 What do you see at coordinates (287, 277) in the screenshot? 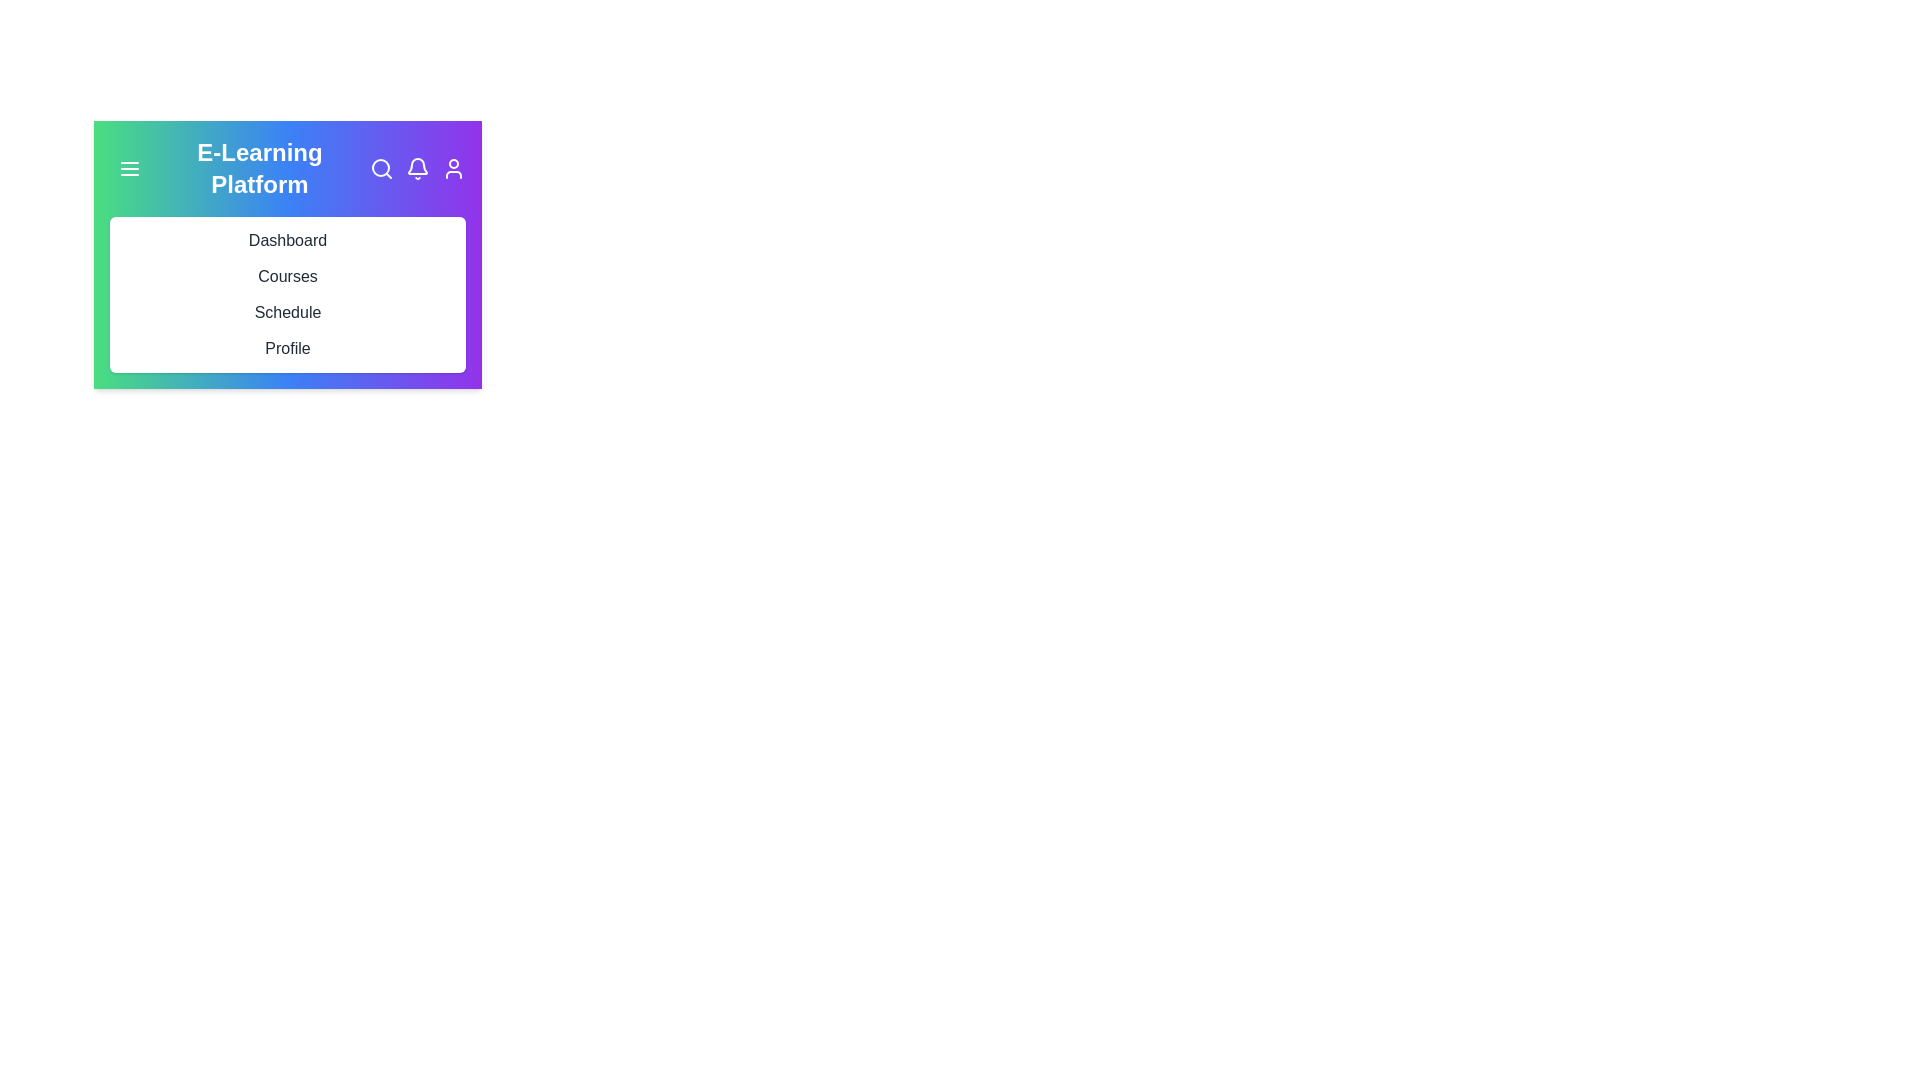
I see `the menu item corresponding to Courses` at bounding box center [287, 277].